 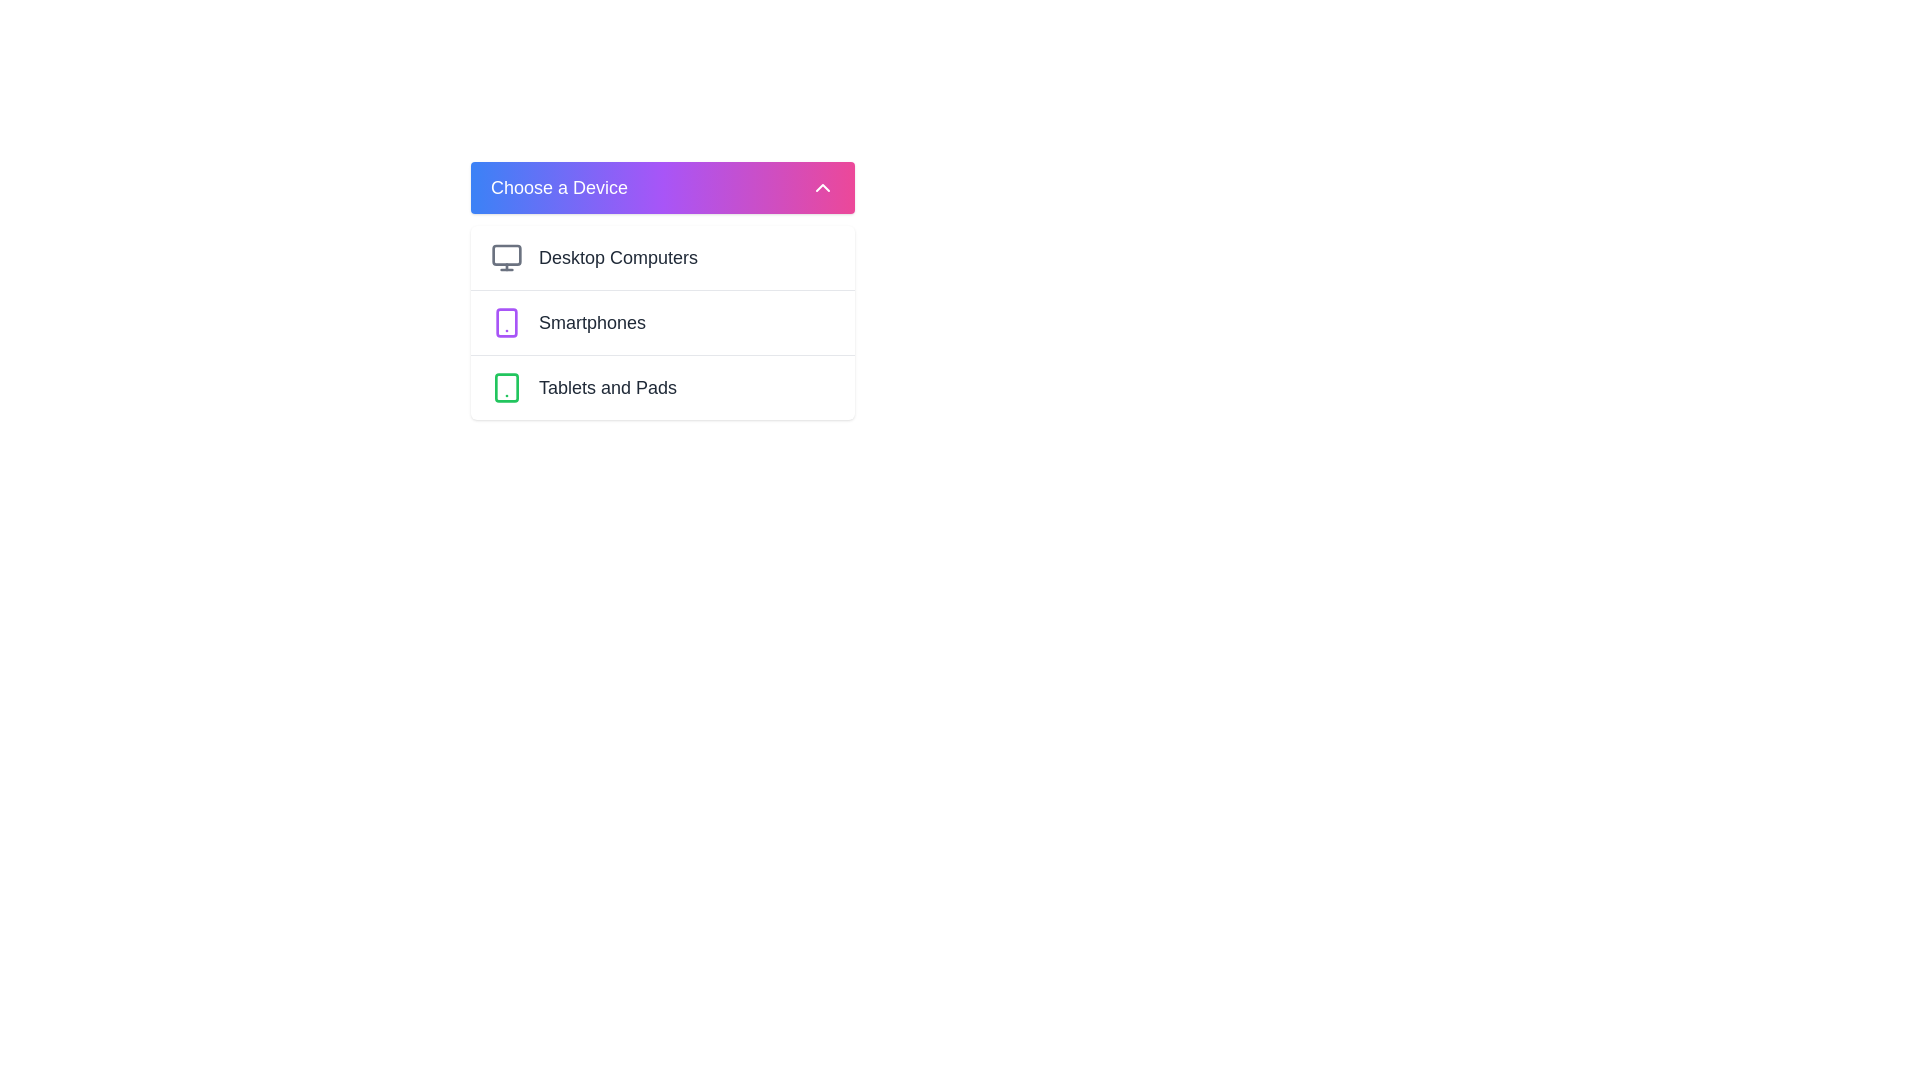 What do you see at coordinates (607, 388) in the screenshot?
I see `the 'Tablets and Pads' text label in the device selection menu` at bounding box center [607, 388].